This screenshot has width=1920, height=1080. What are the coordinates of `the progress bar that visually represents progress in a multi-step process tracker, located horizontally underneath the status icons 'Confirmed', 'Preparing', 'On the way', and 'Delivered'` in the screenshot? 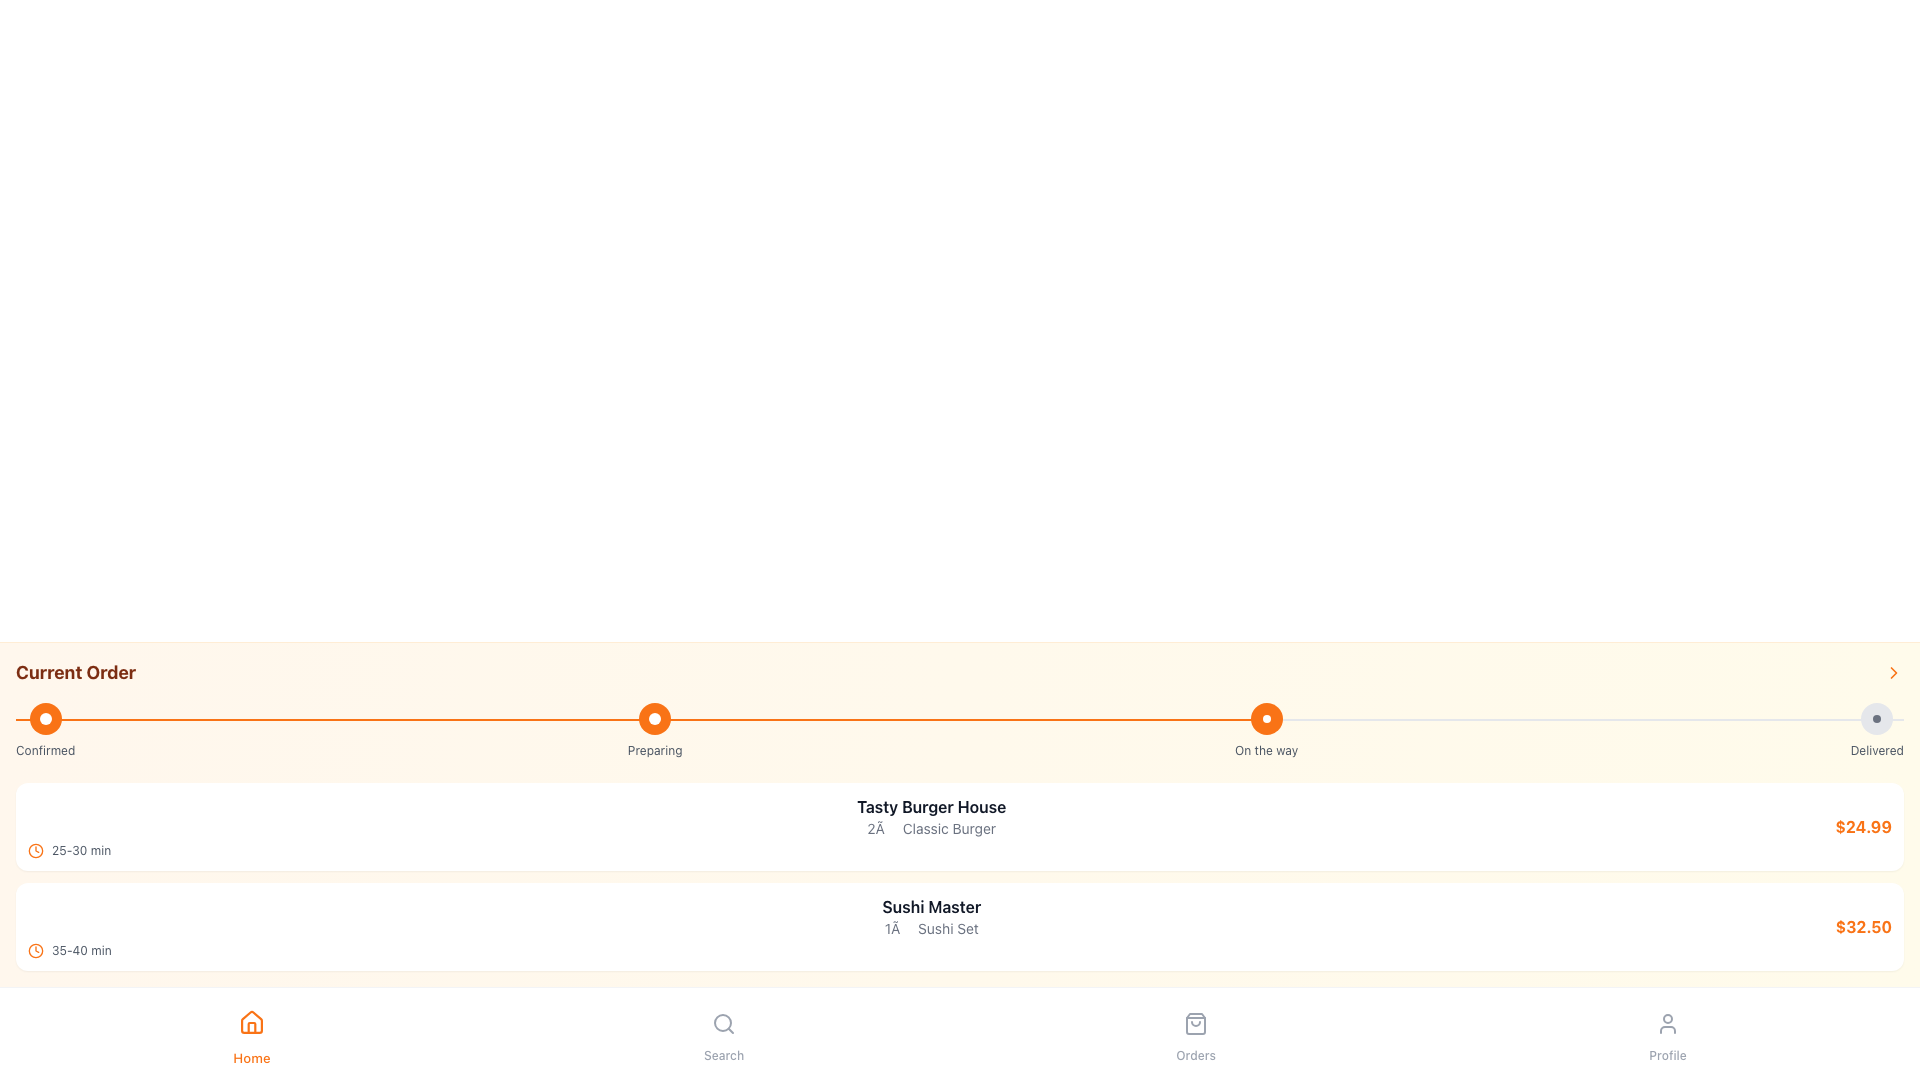 It's located at (960, 720).